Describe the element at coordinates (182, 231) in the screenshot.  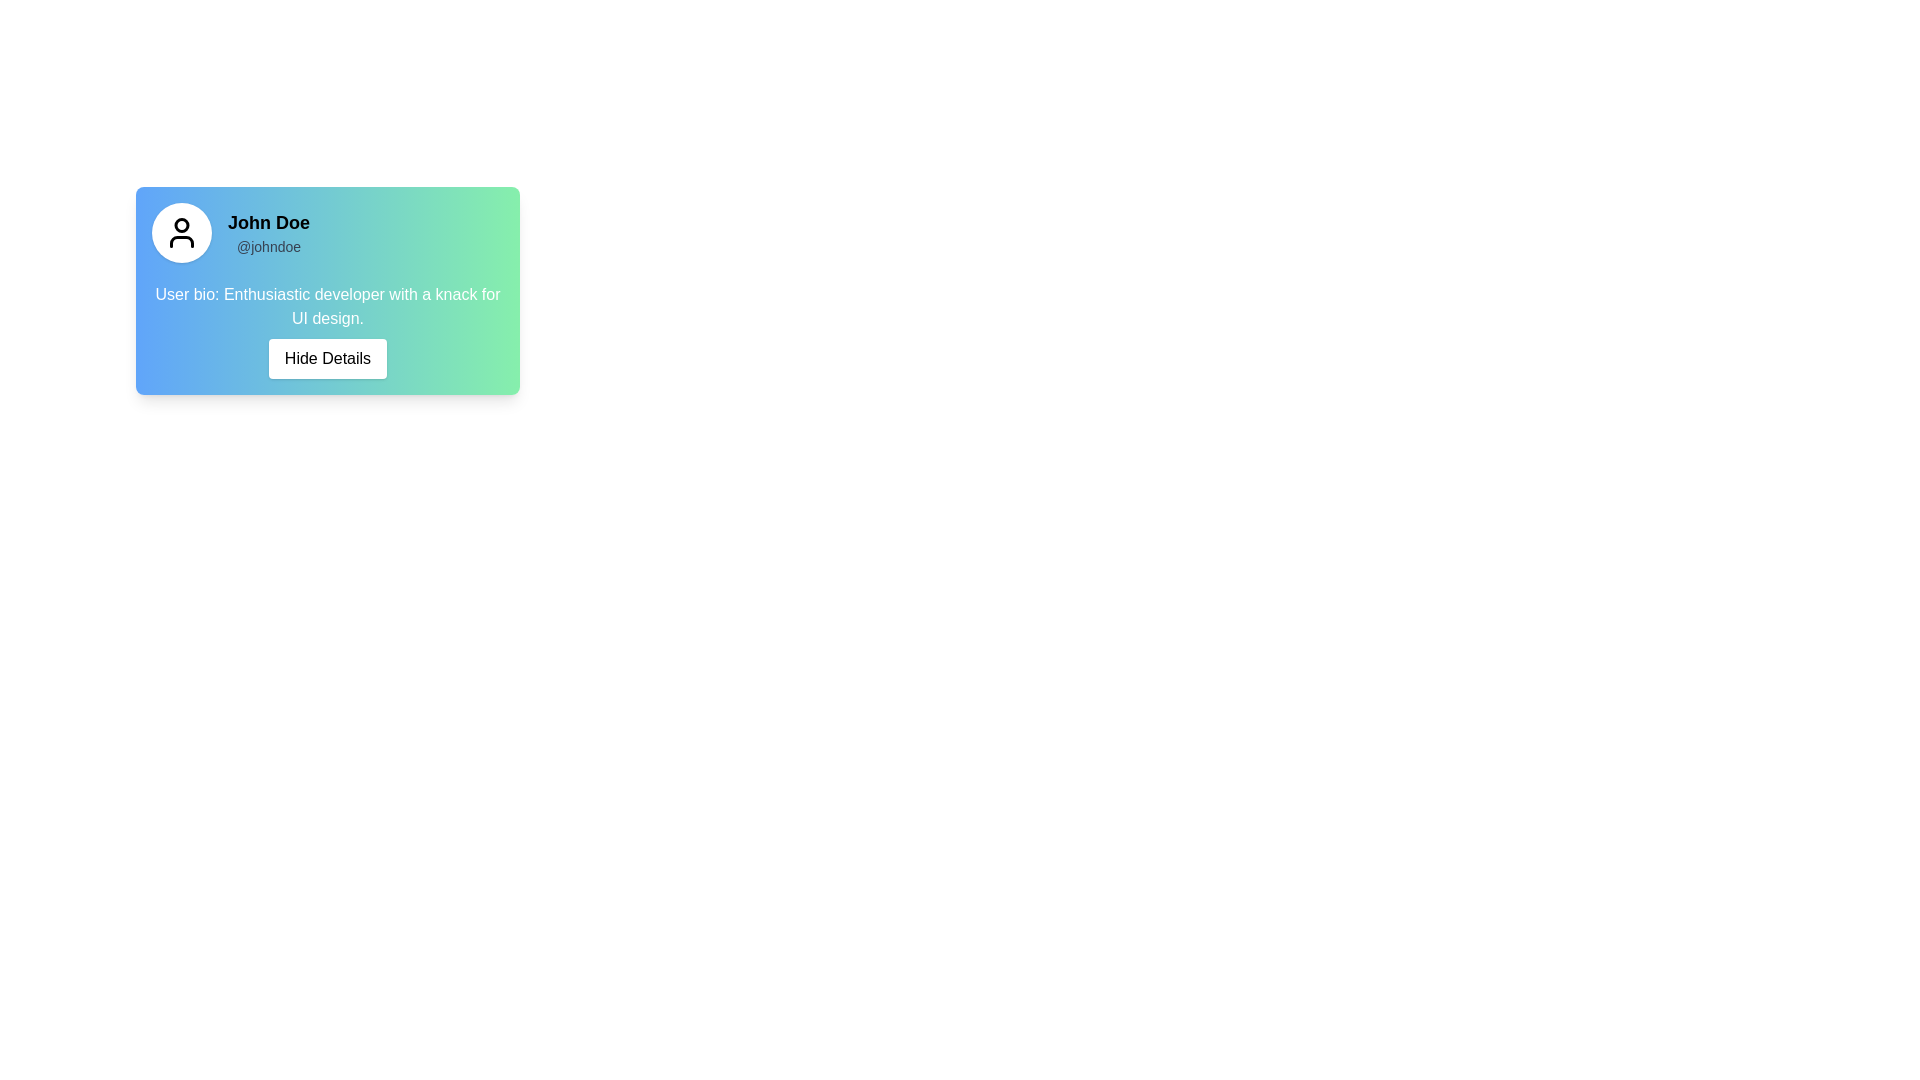
I see `the circular user Avatar Icon with a white background and black outlined illustration, located at the leftmost side of the profile card` at that location.